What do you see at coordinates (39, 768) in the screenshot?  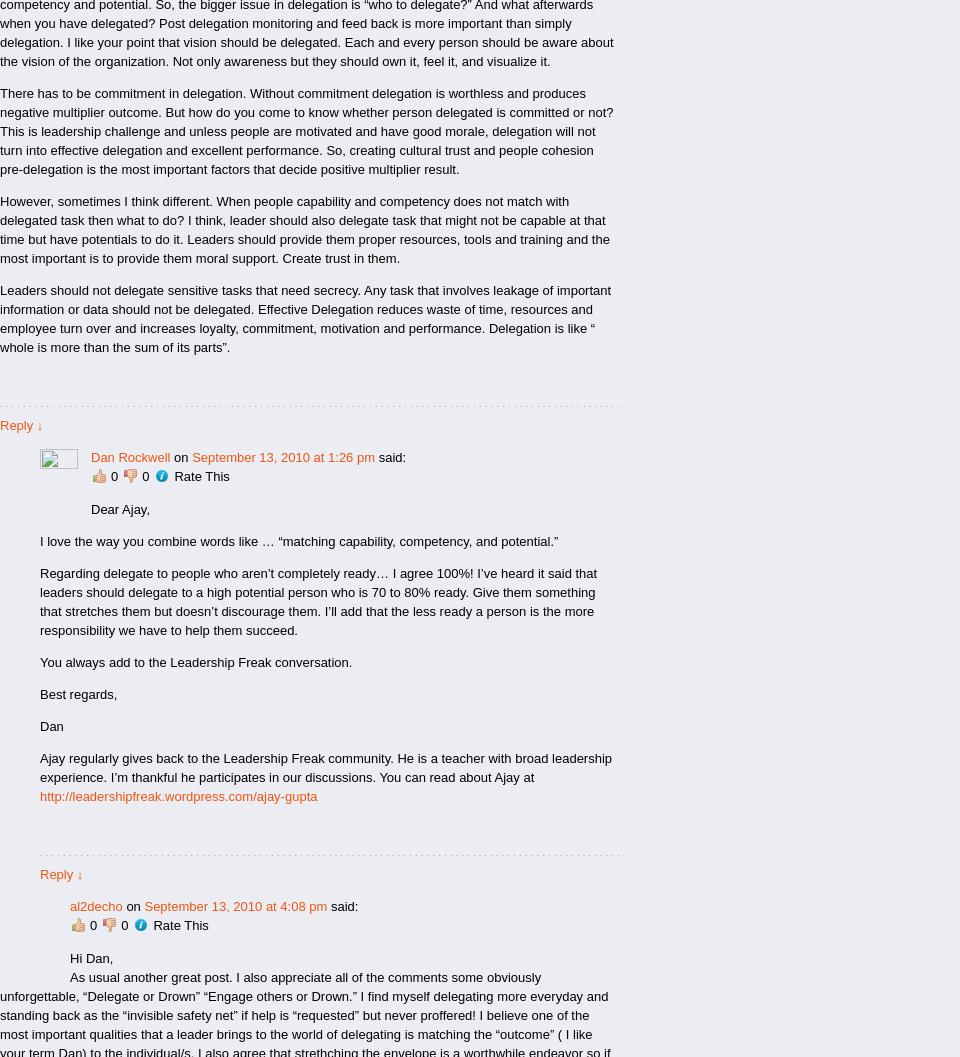 I see `'Ajay regularly gives back to the Leadership Freak community. He is a teacher with broad leadership experience. I’m thankful he participates in our discussions. You can read about Ajay at'` at bounding box center [39, 768].